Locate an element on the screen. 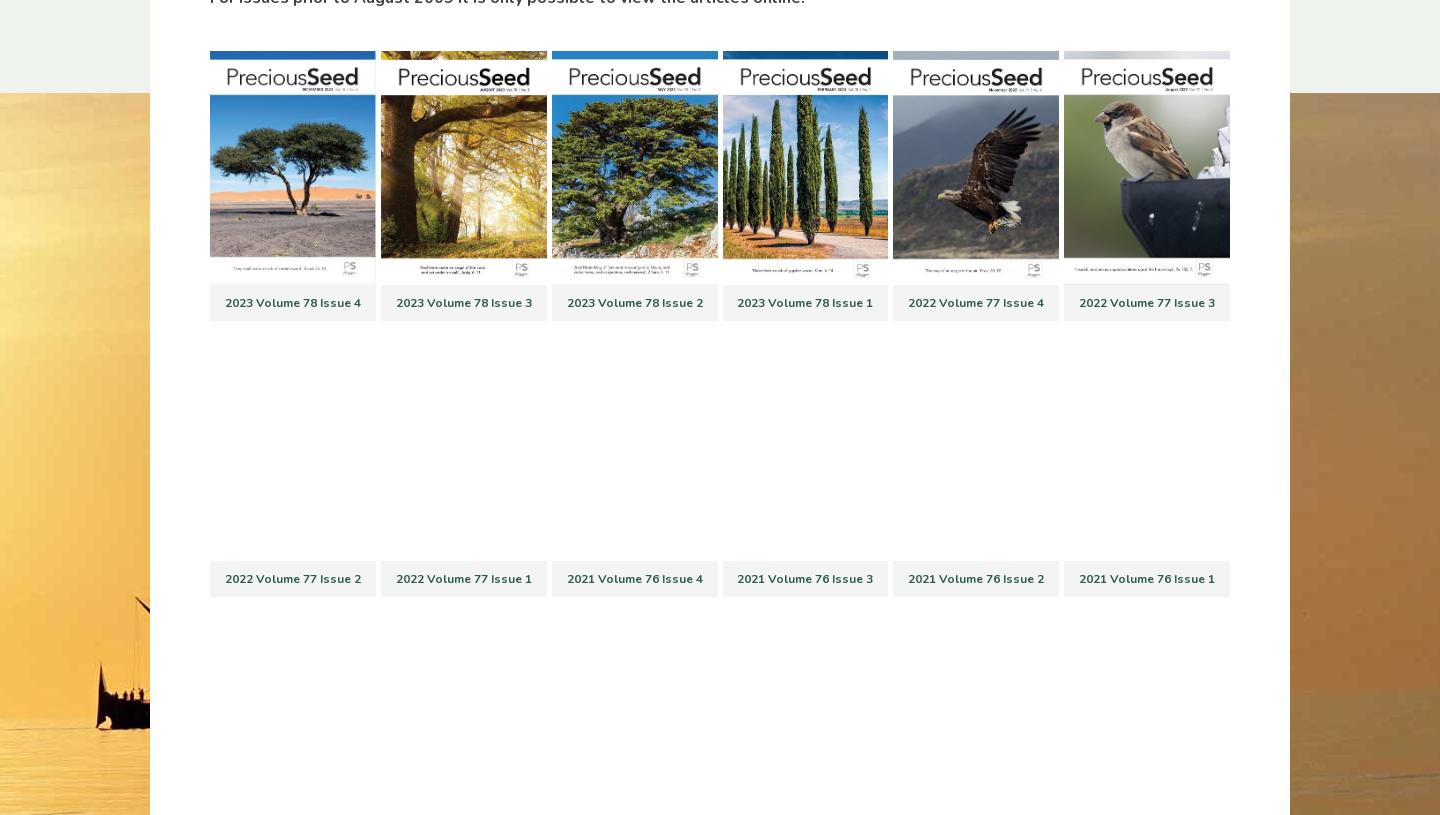  'Past PDFs' is located at coordinates (529, 434).